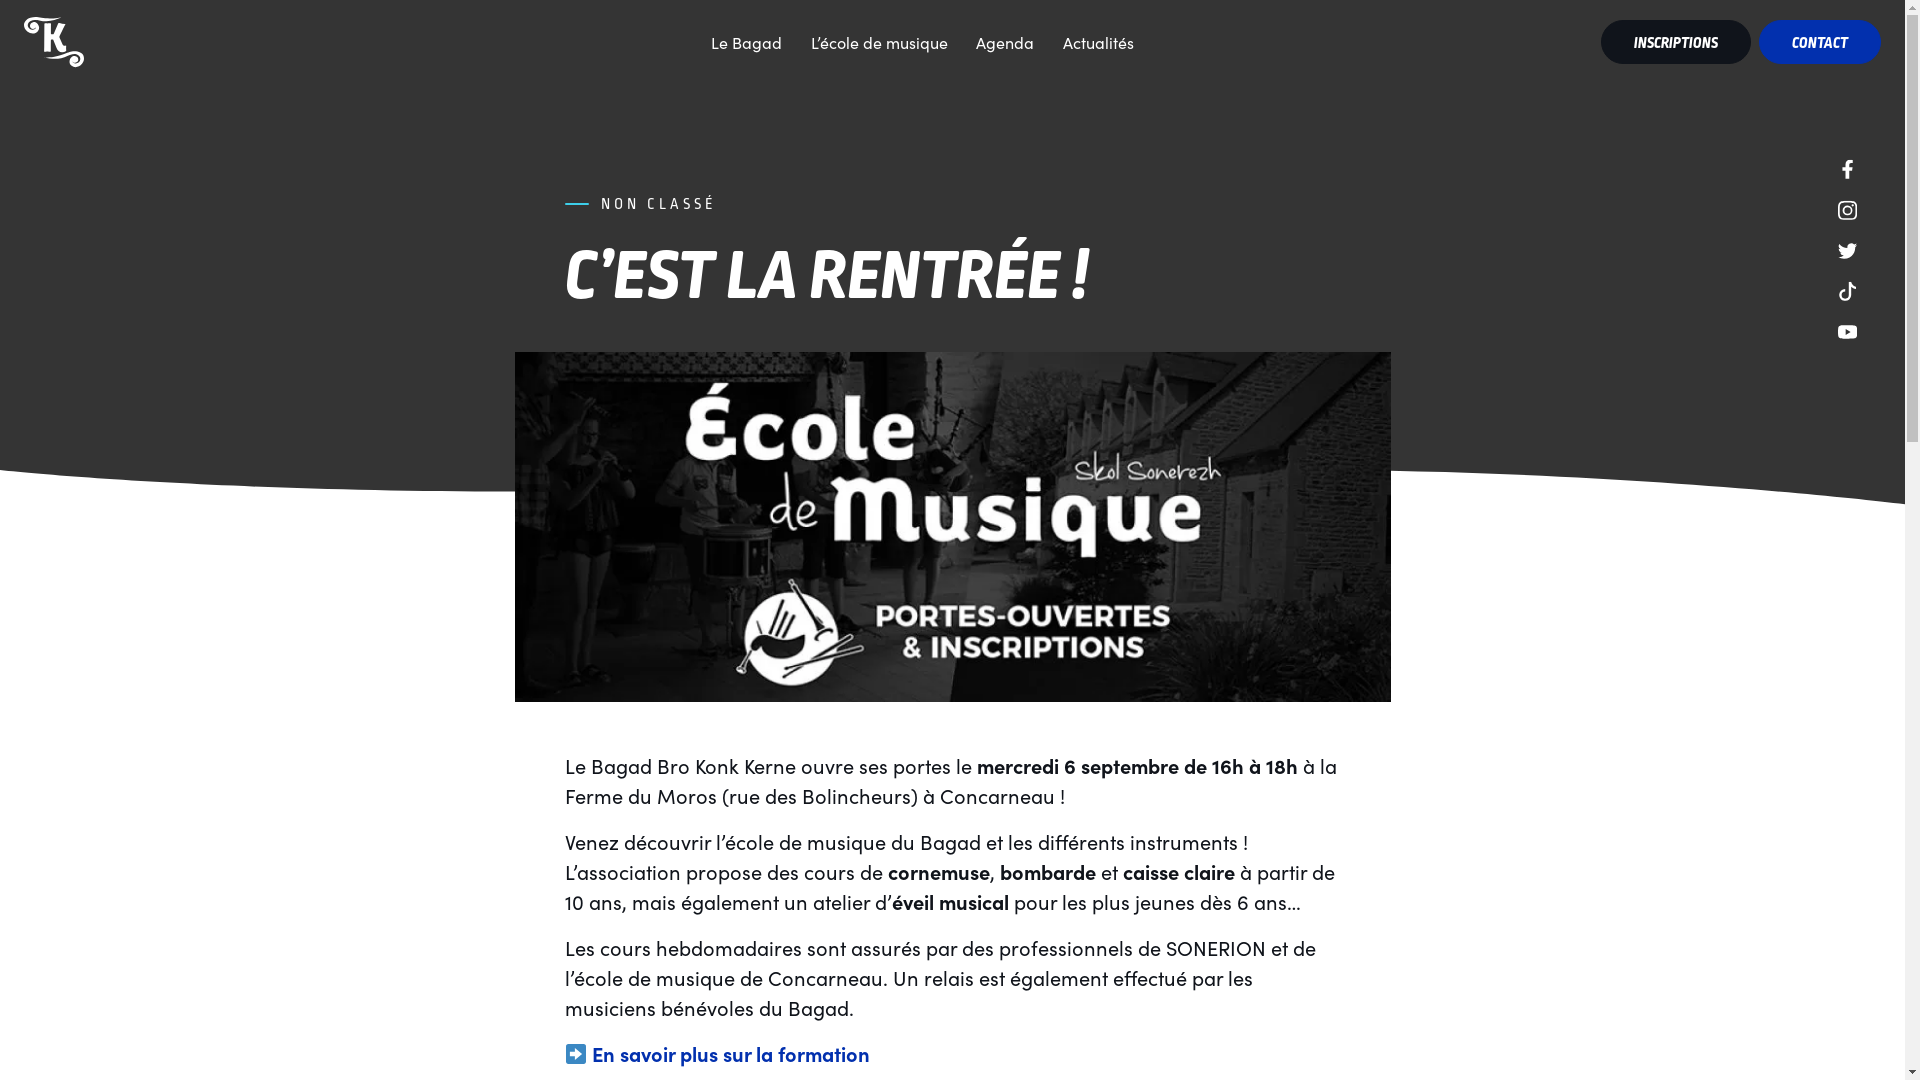 This screenshot has height=1080, width=1920. What do you see at coordinates (1846, 207) in the screenshot?
I see `'Instagram'` at bounding box center [1846, 207].